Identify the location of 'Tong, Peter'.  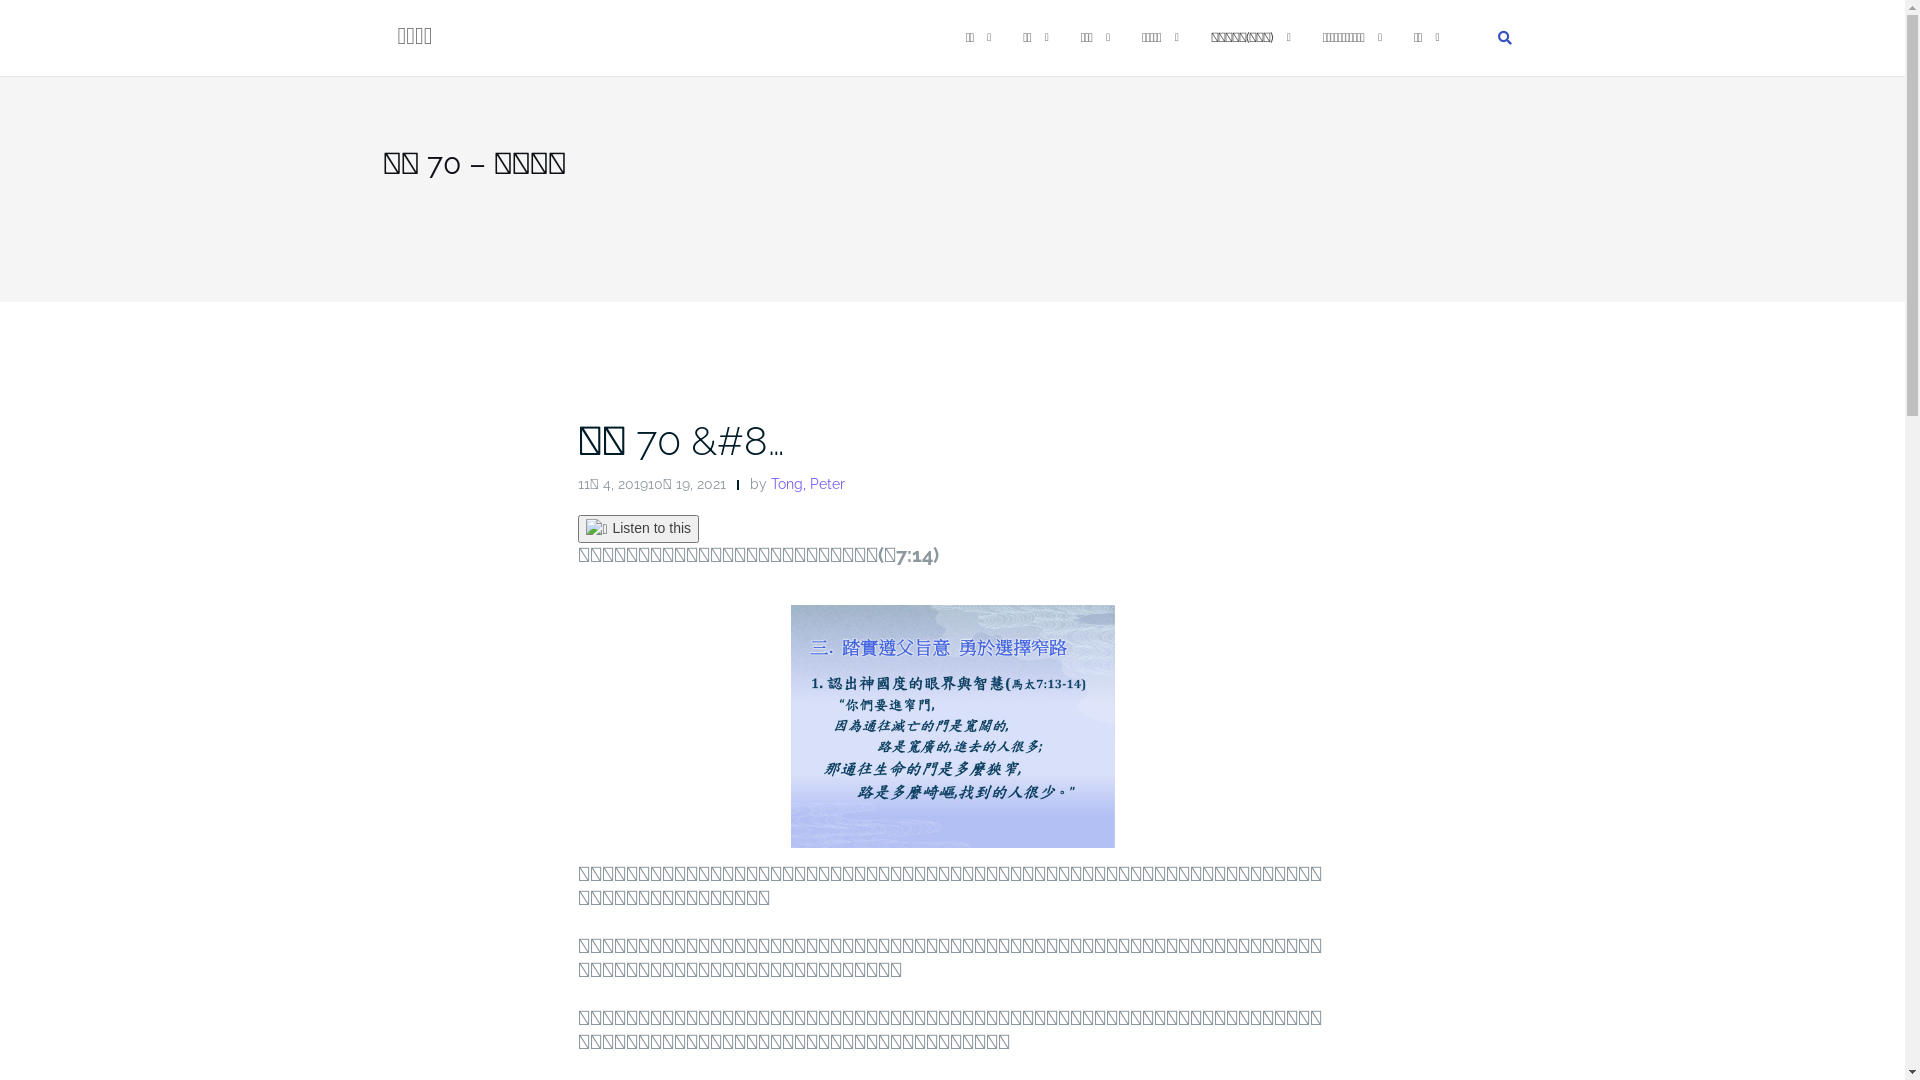
(806, 483).